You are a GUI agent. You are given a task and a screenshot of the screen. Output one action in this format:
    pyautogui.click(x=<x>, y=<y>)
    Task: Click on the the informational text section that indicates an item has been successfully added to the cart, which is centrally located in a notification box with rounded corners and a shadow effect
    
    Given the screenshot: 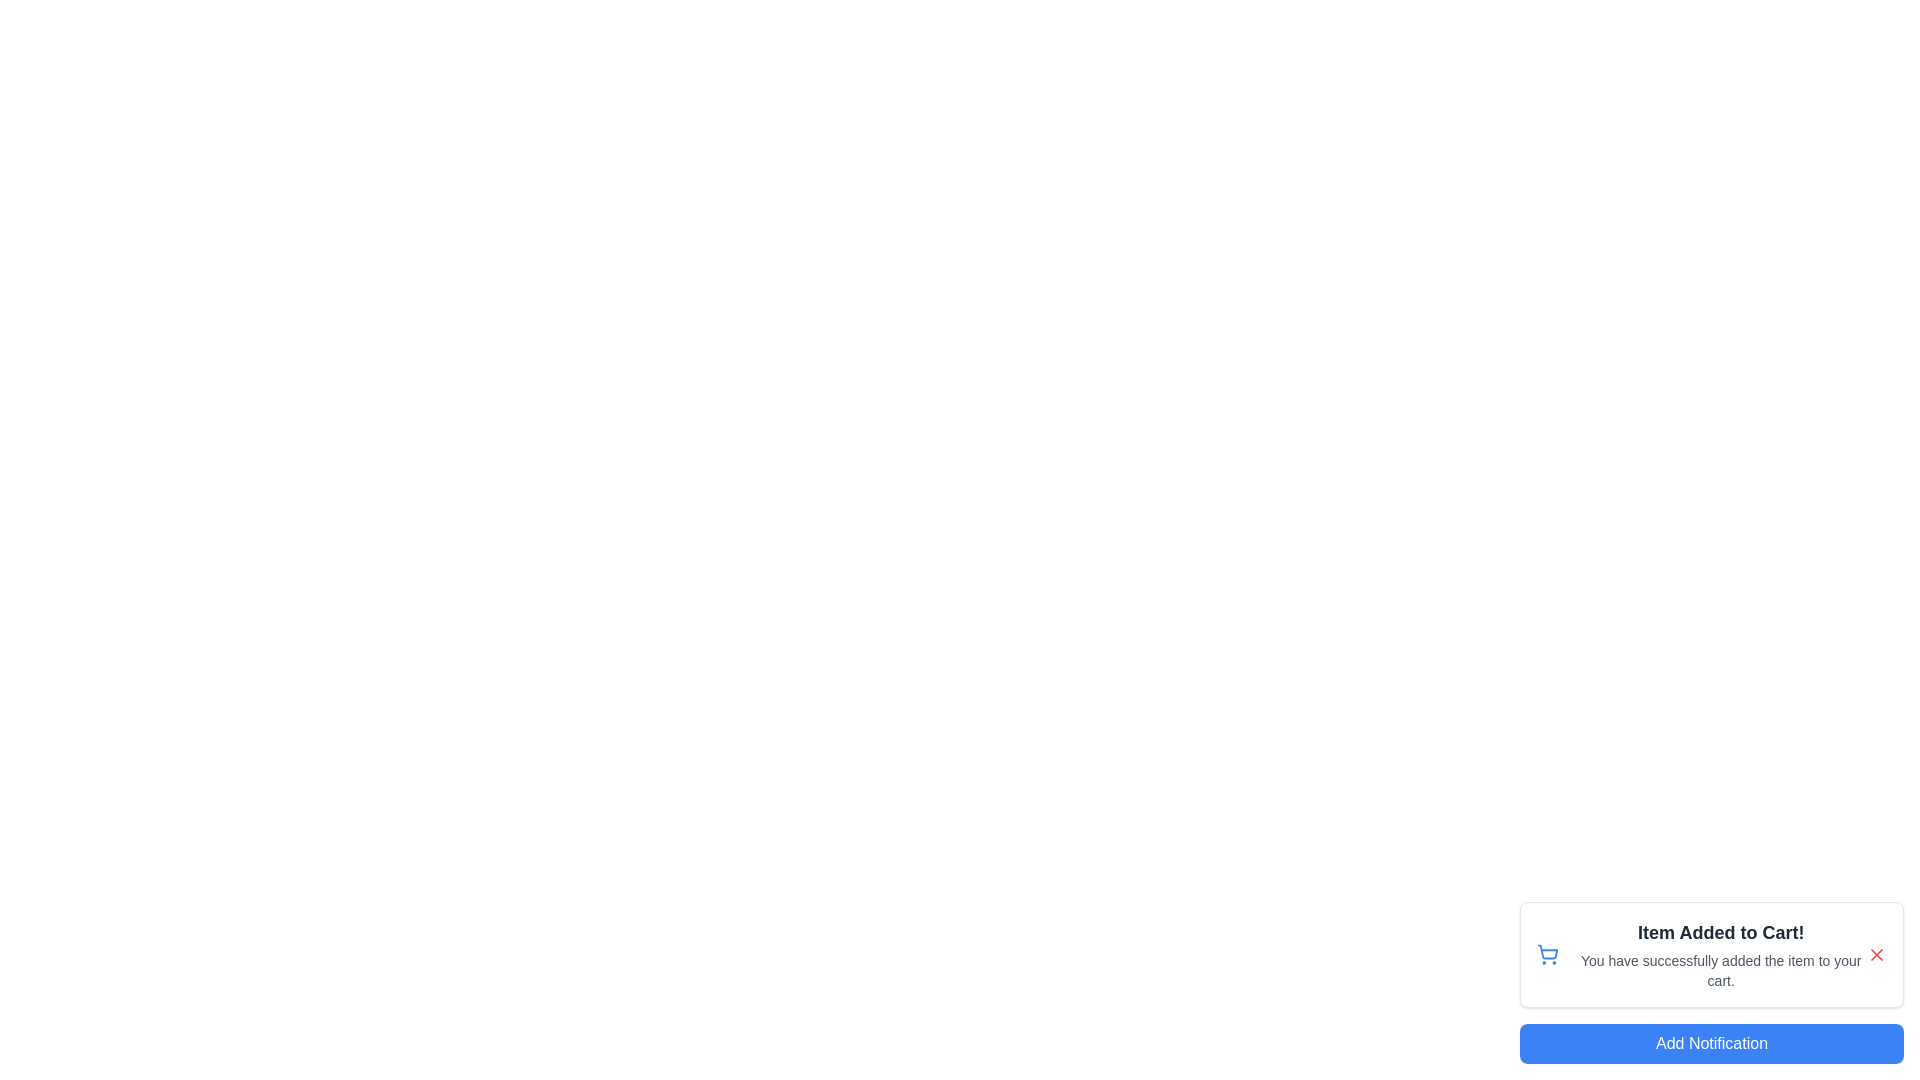 What is the action you would take?
    pyautogui.click(x=1720, y=954)
    